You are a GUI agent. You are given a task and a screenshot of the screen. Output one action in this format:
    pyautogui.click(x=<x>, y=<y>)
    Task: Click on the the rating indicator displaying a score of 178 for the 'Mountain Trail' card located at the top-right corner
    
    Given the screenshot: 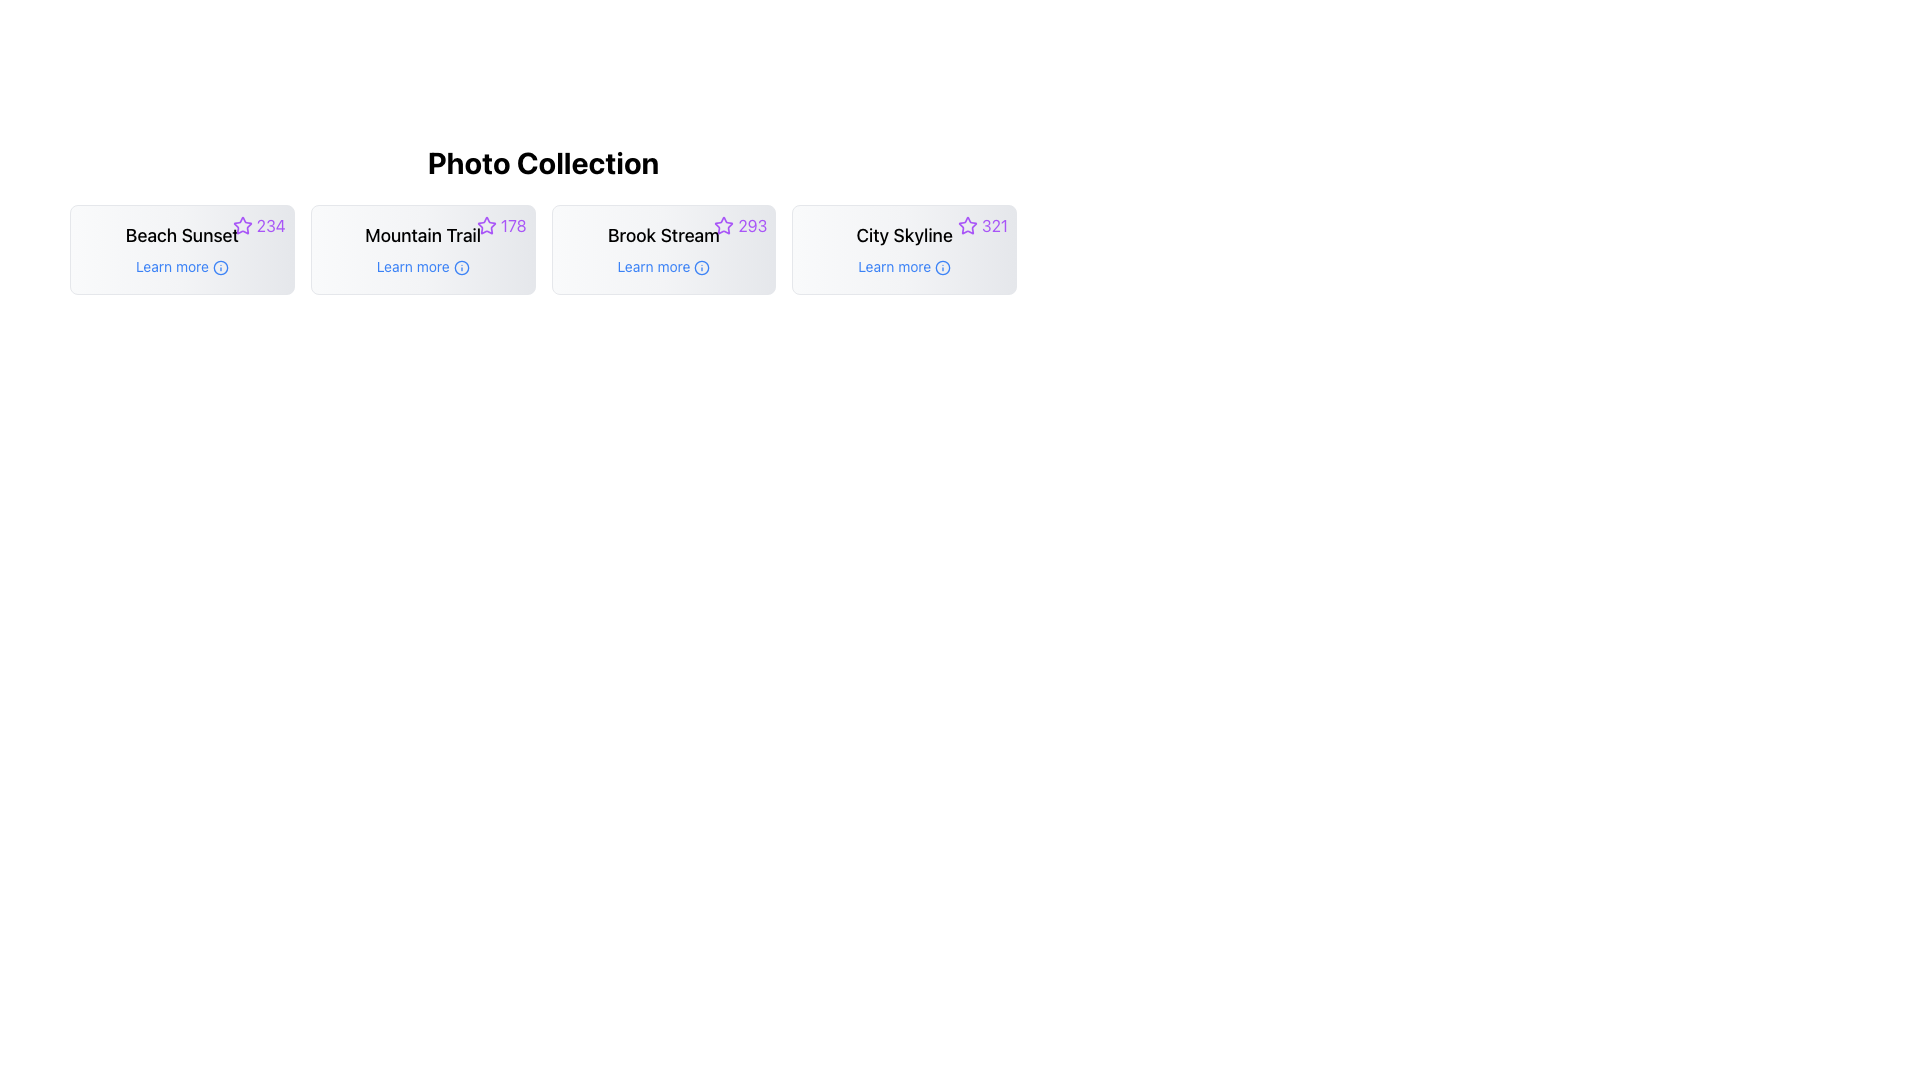 What is the action you would take?
    pyautogui.click(x=501, y=225)
    